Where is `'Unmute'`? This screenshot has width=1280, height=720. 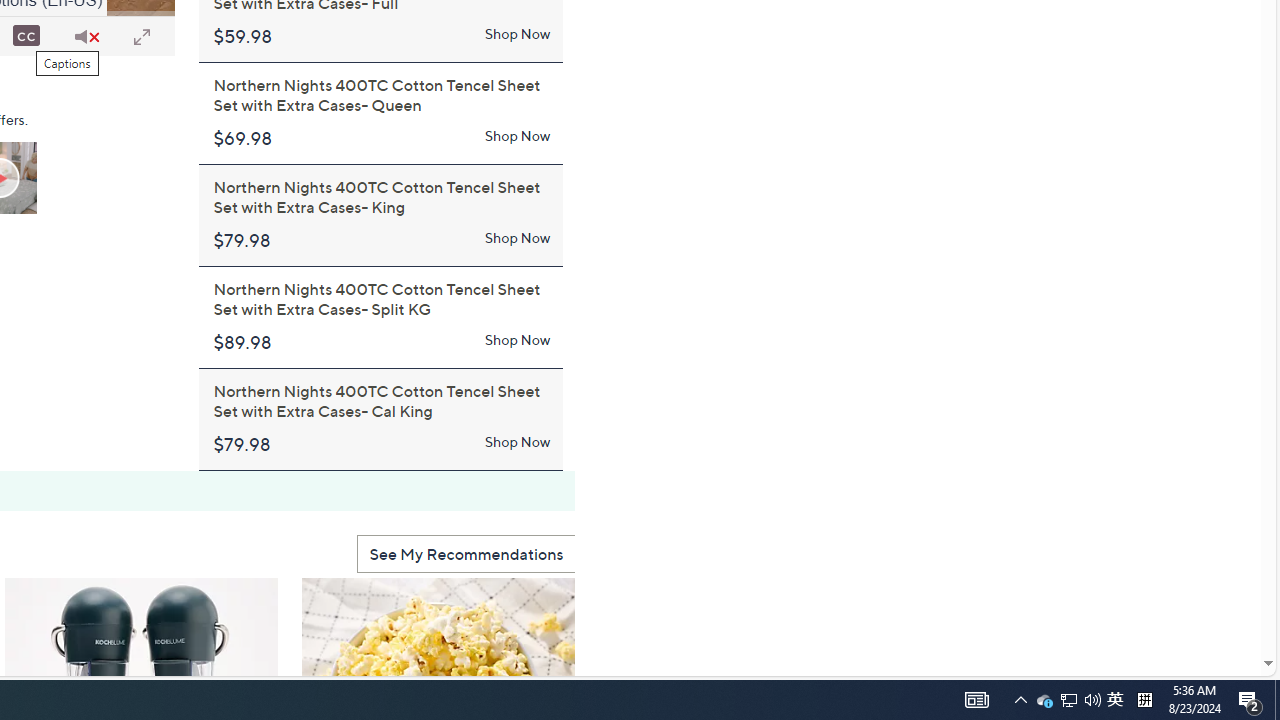 'Unmute' is located at coordinates (85, 36).